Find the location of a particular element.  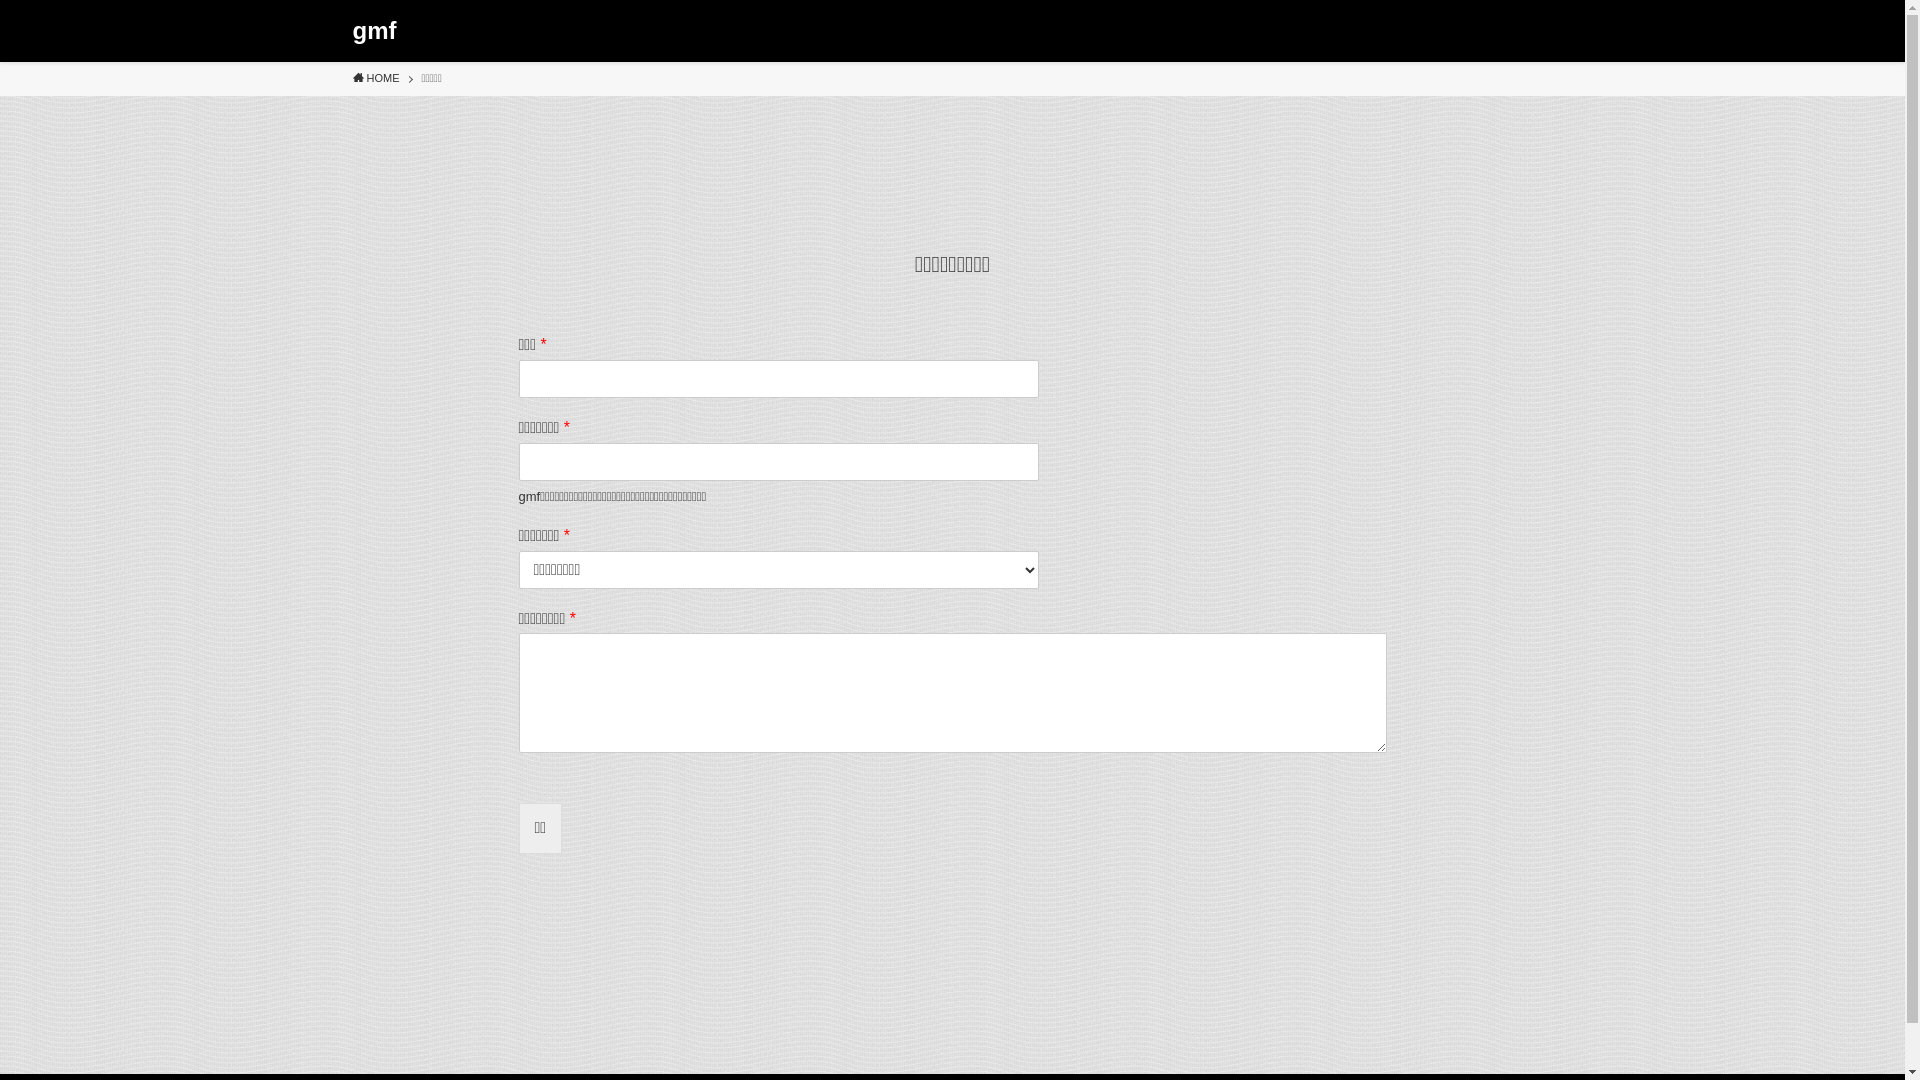

'search' is located at coordinates (1195, 555).